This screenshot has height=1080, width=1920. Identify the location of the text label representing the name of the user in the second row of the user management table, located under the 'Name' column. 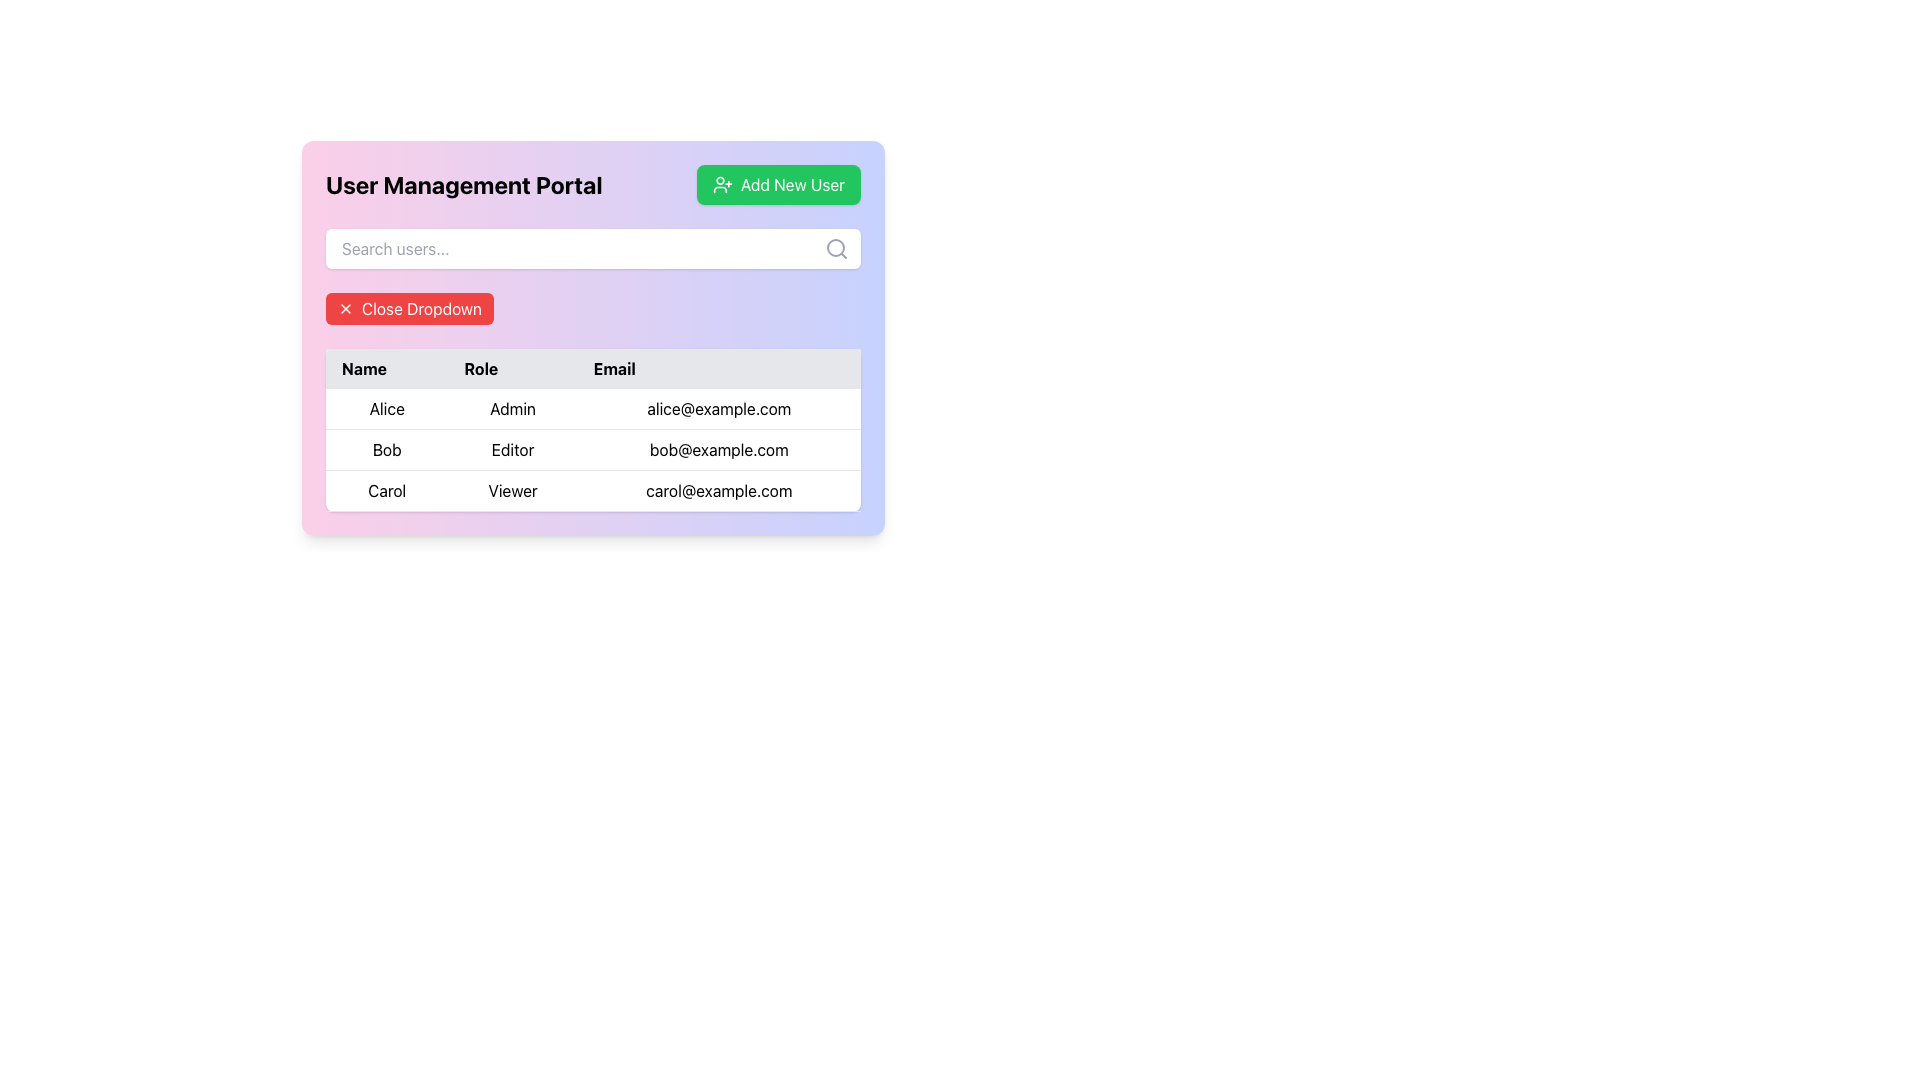
(387, 450).